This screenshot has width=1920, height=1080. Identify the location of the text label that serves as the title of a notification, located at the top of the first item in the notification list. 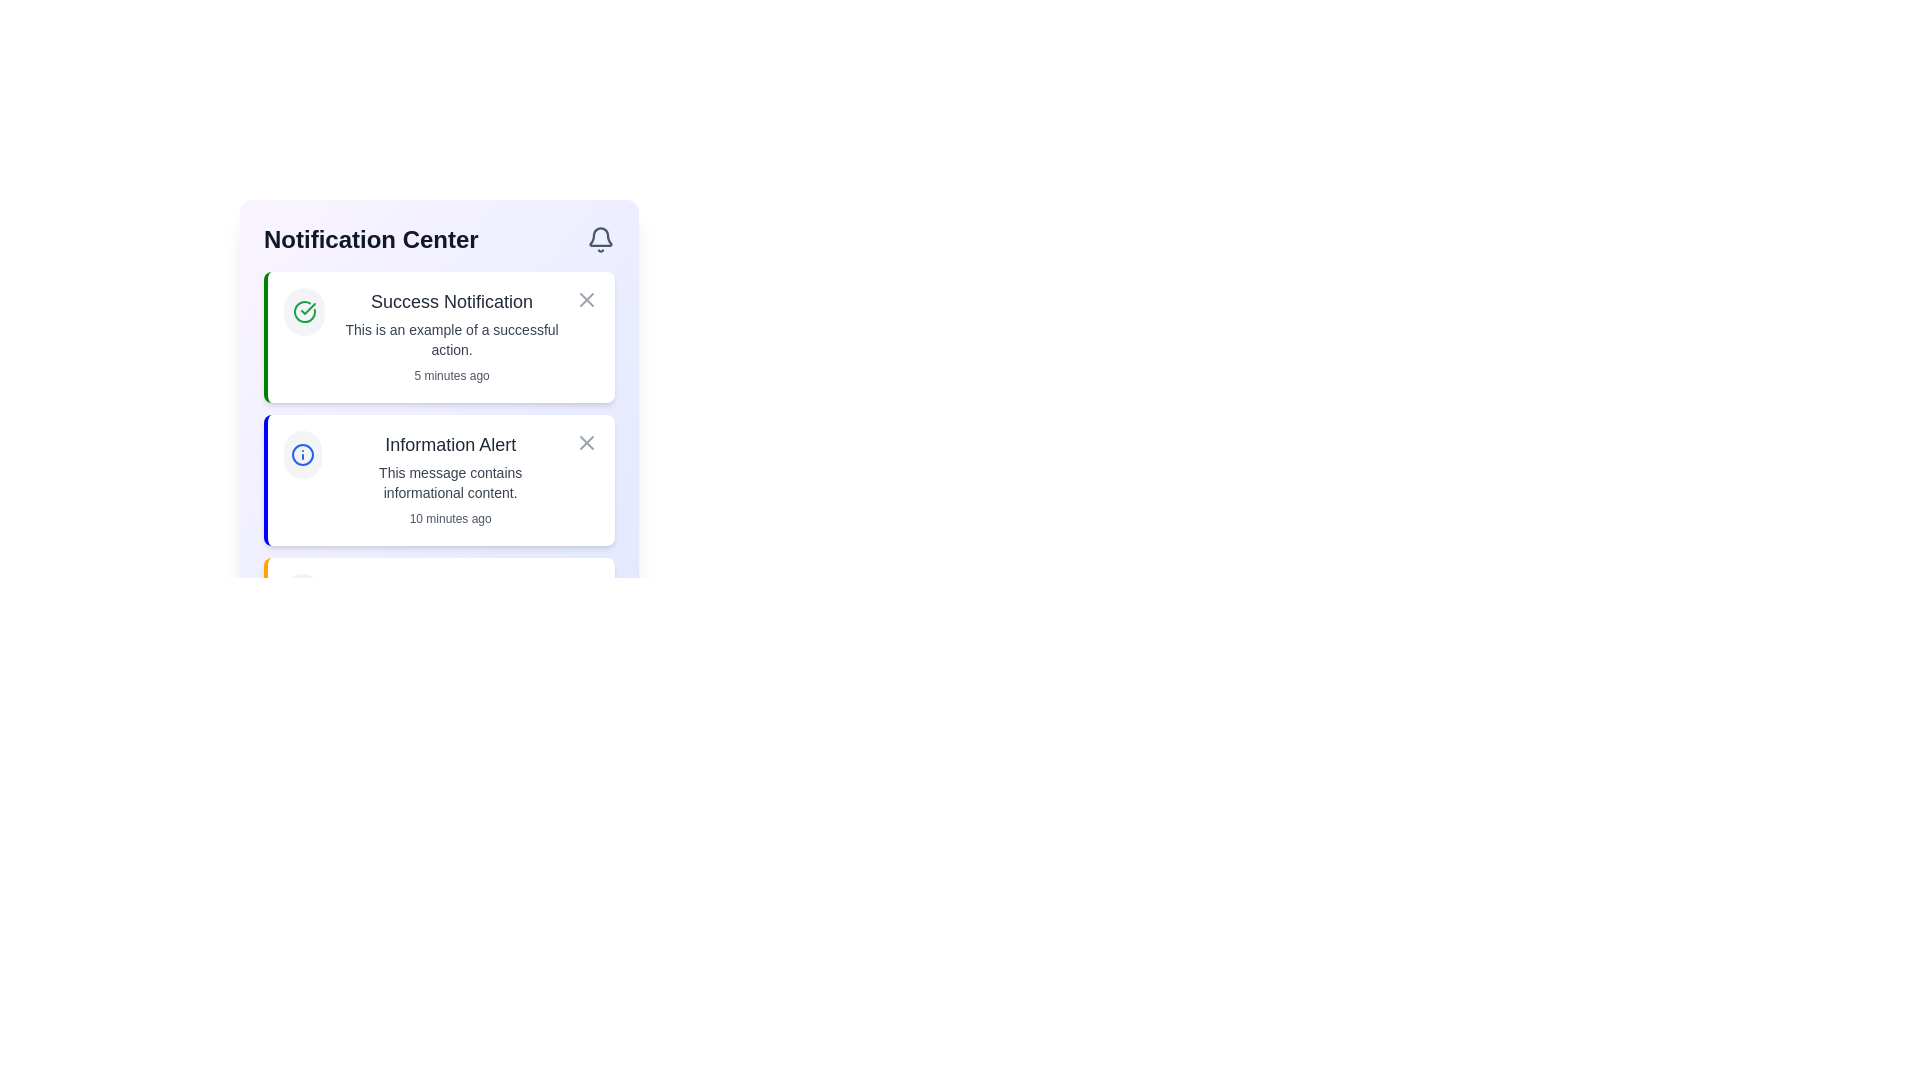
(451, 301).